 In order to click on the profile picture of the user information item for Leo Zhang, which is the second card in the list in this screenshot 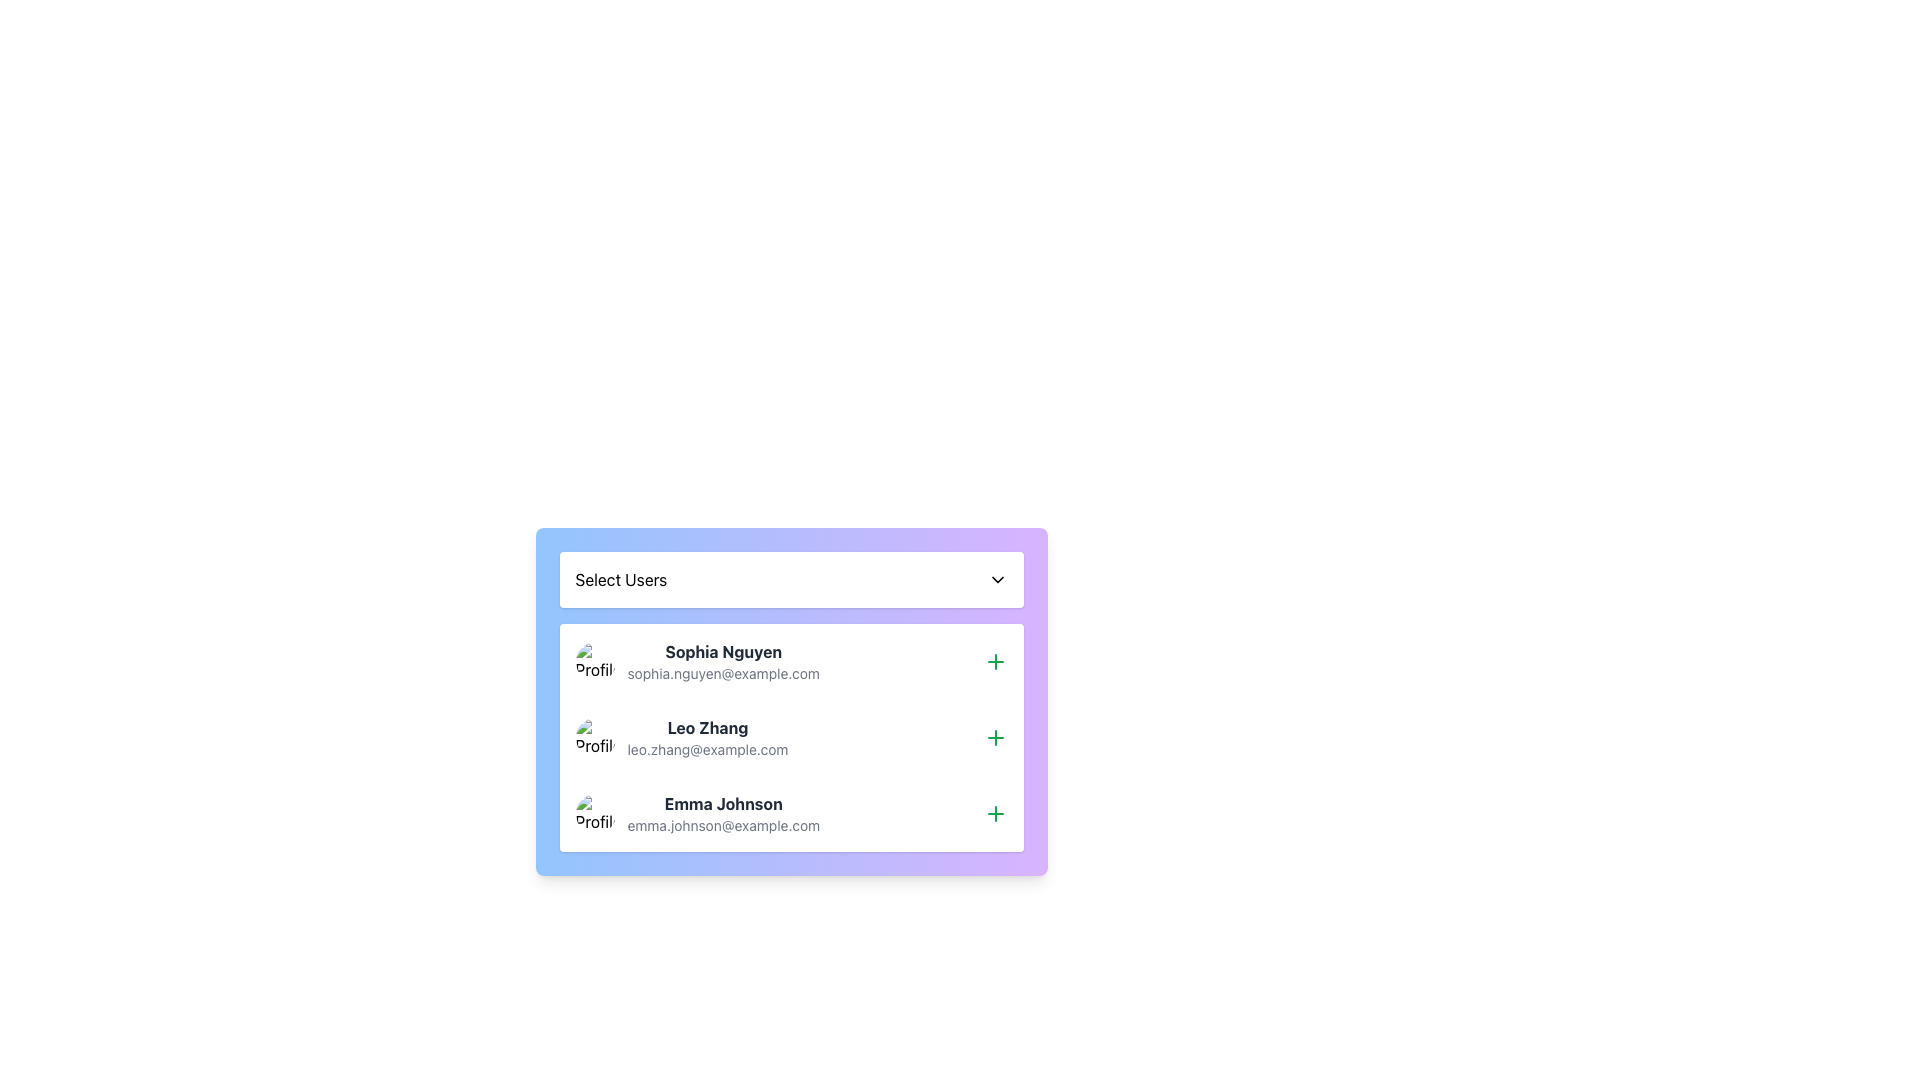, I will do `click(790, 737)`.